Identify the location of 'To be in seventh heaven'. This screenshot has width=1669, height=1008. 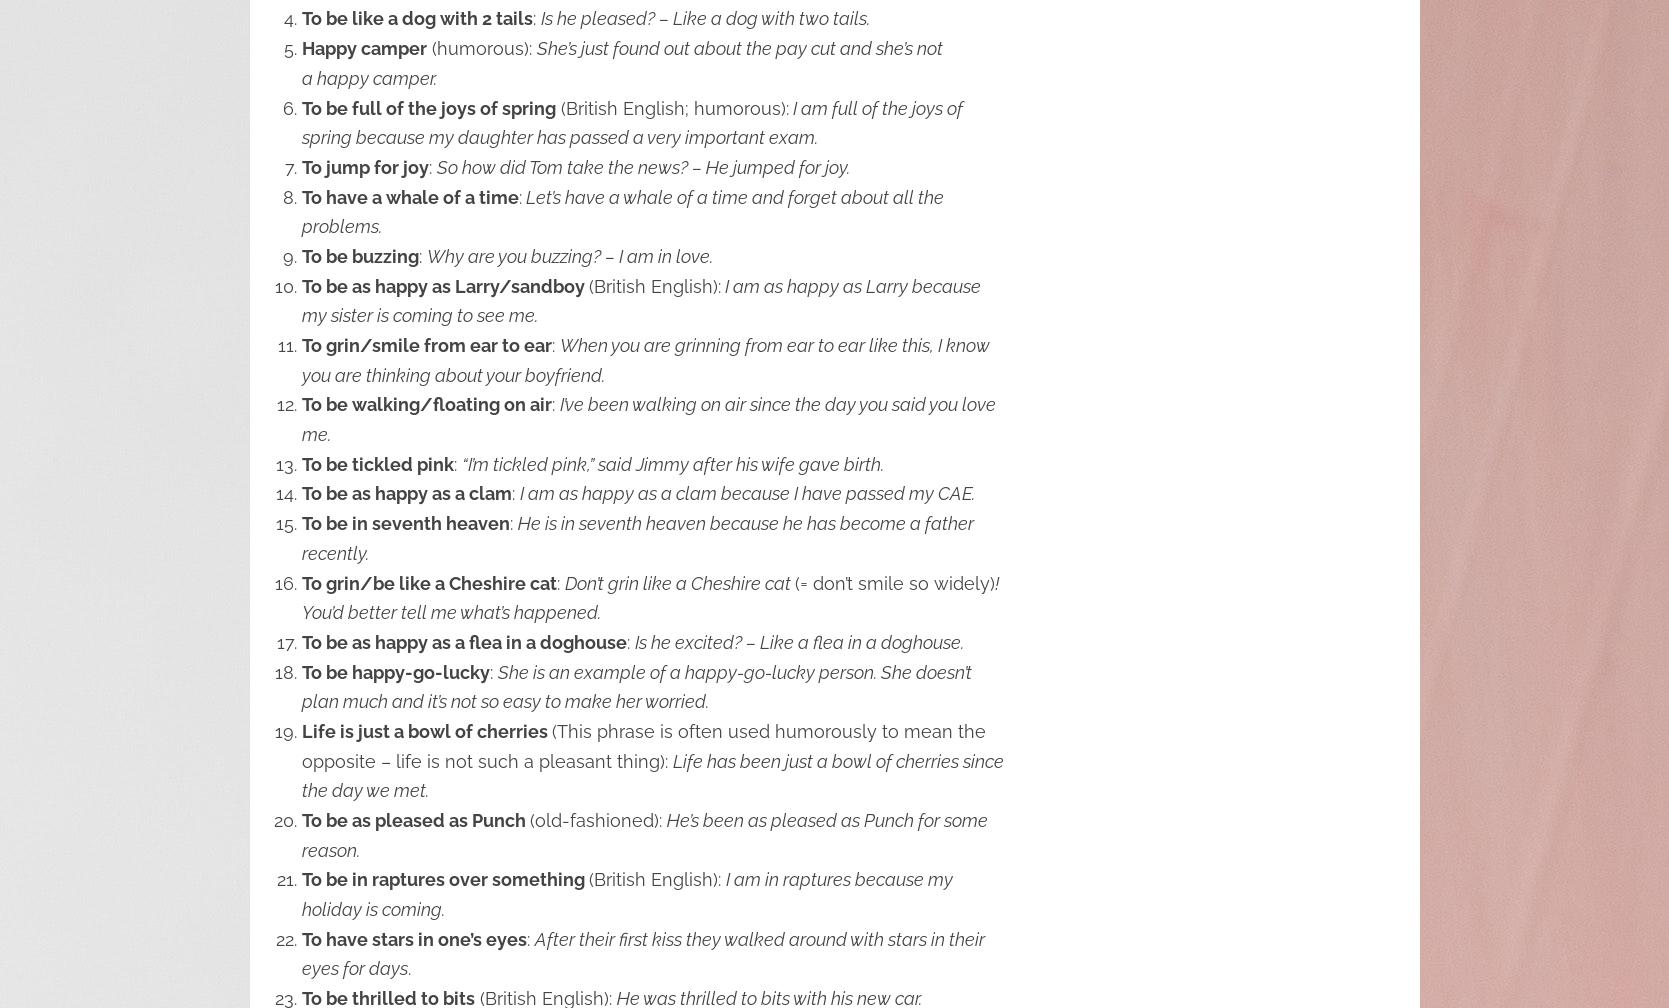
(405, 523).